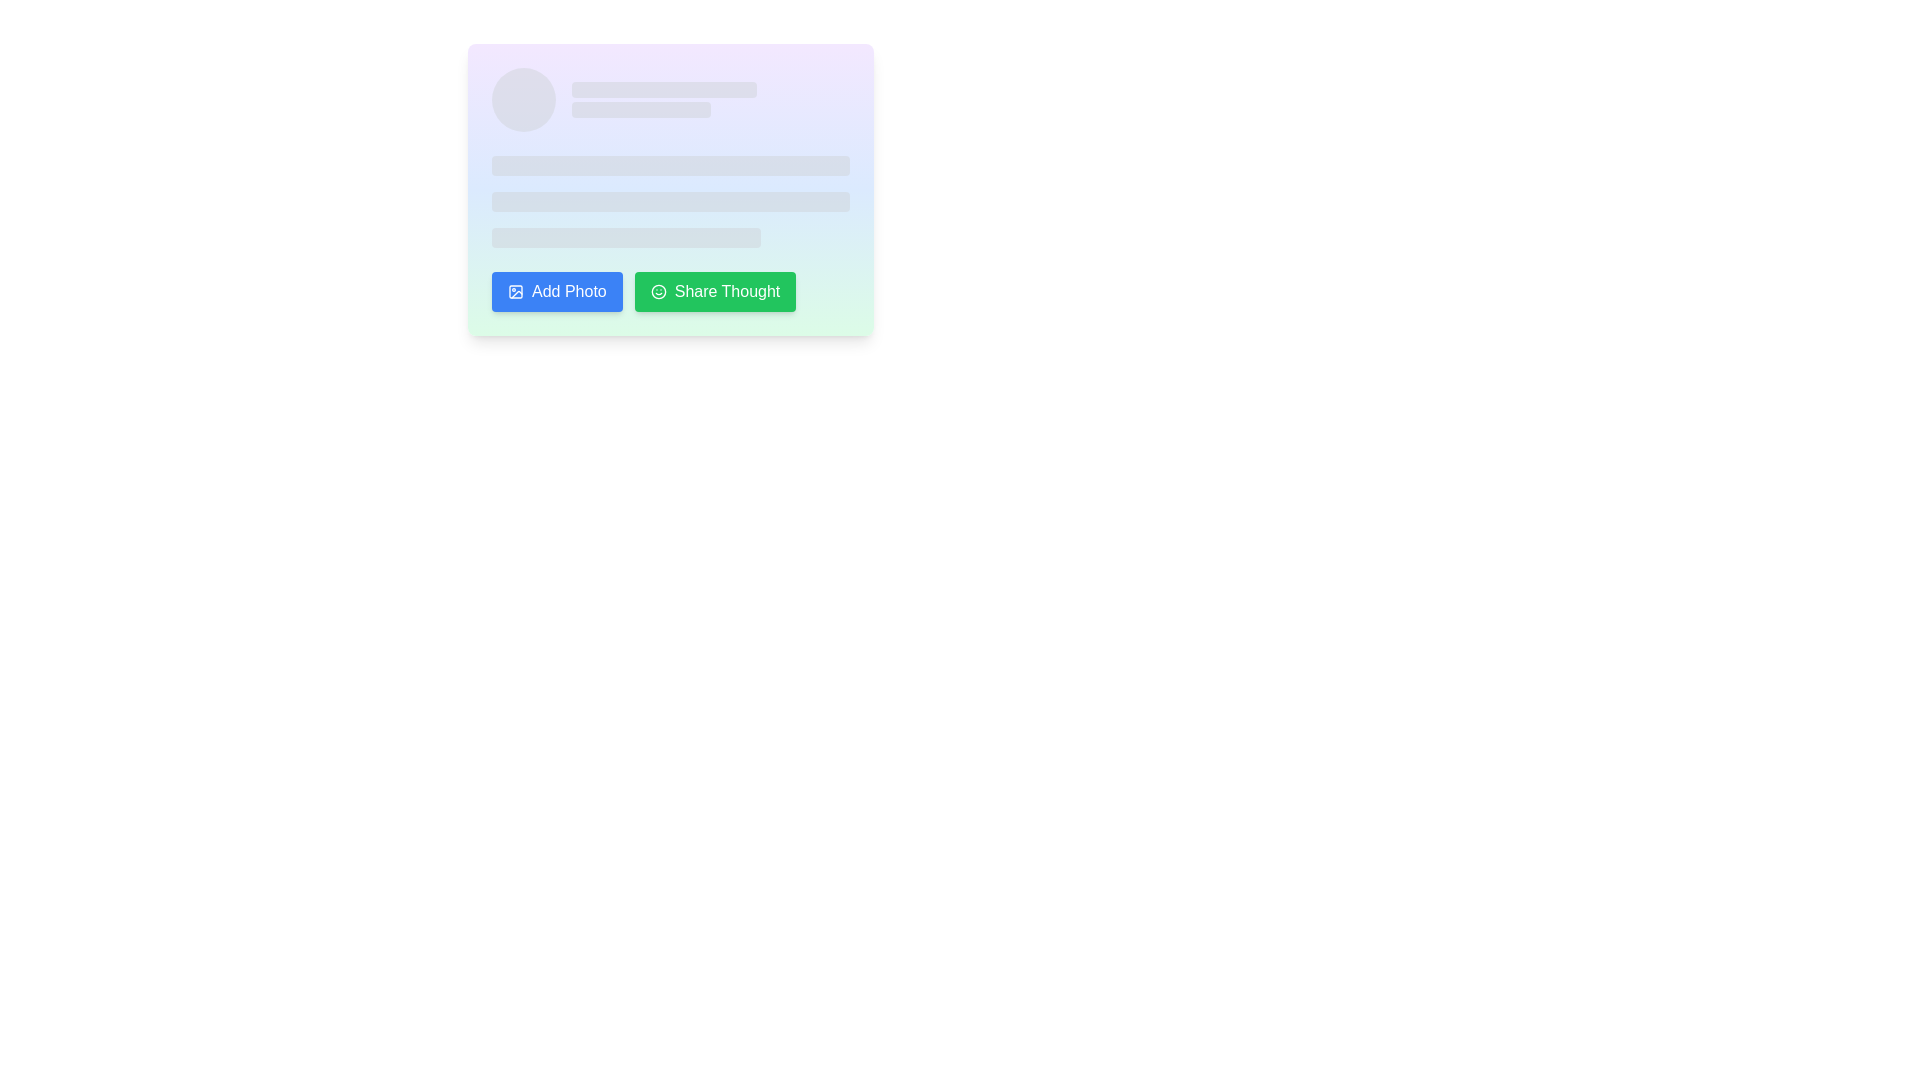 The width and height of the screenshot is (1920, 1080). Describe the element at coordinates (664, 88) in the screenshot. I see `the horizontal rectangular Placeholder bar with rounded edges styled in light gray, located at the top of the profile or summary section` at that location.